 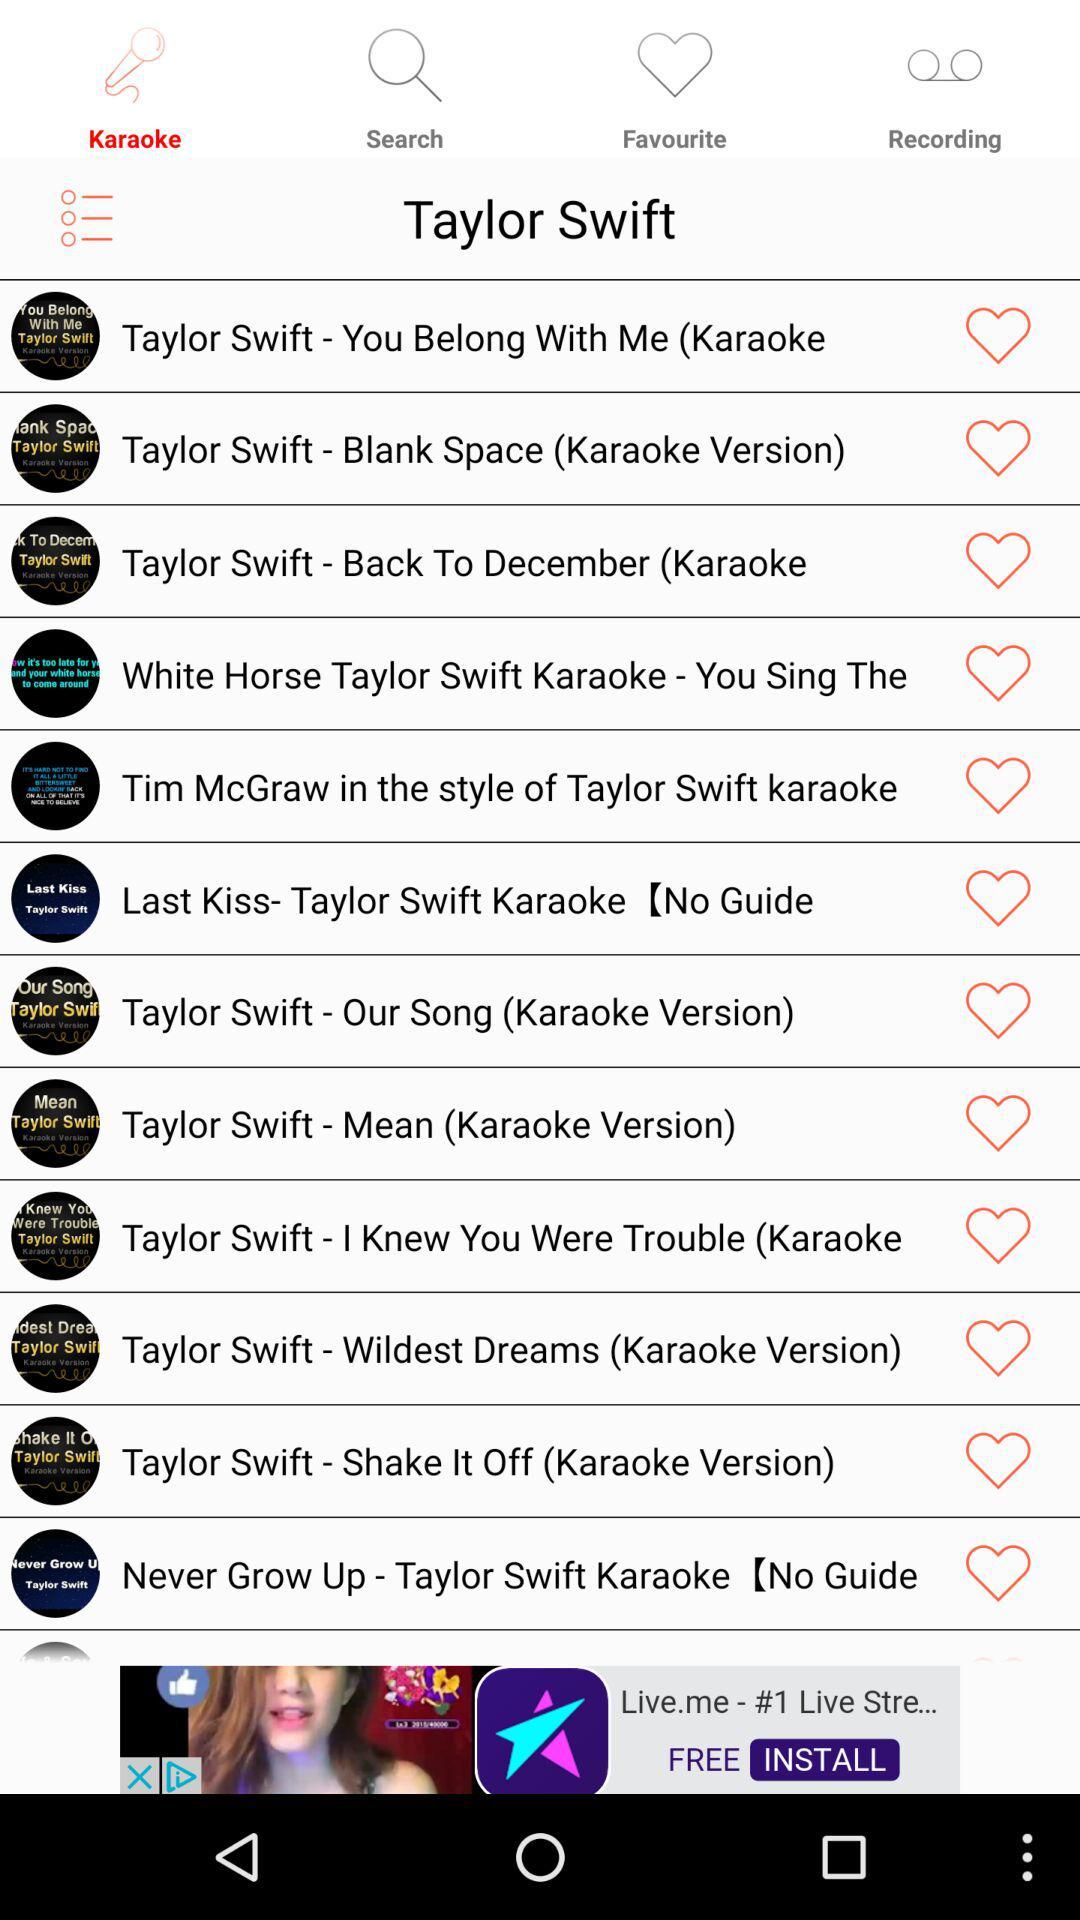 What do you see at coordinates (86, 218) in the screenshot?
I see `menu` at bounding box center [86, 218].